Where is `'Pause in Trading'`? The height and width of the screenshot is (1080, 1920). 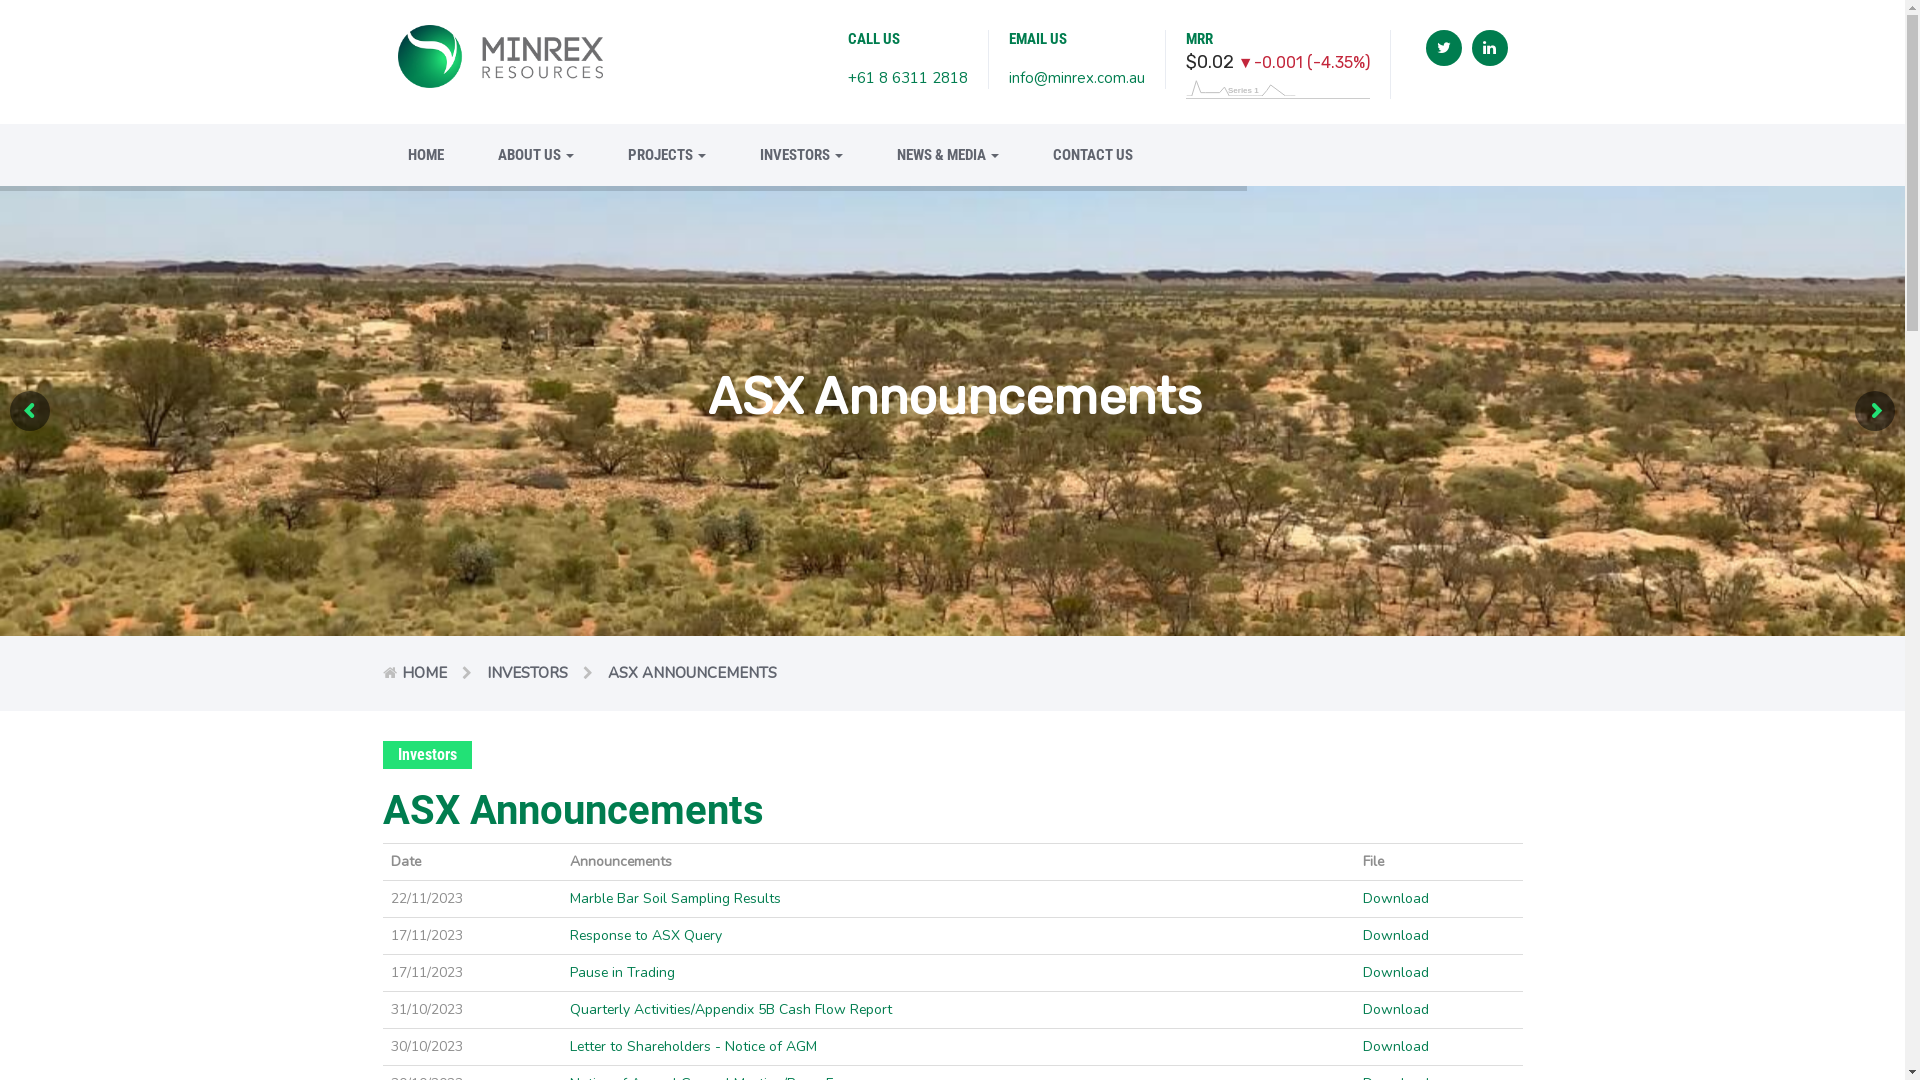
'Pause in Trading' is located at coordinates (621, 971).